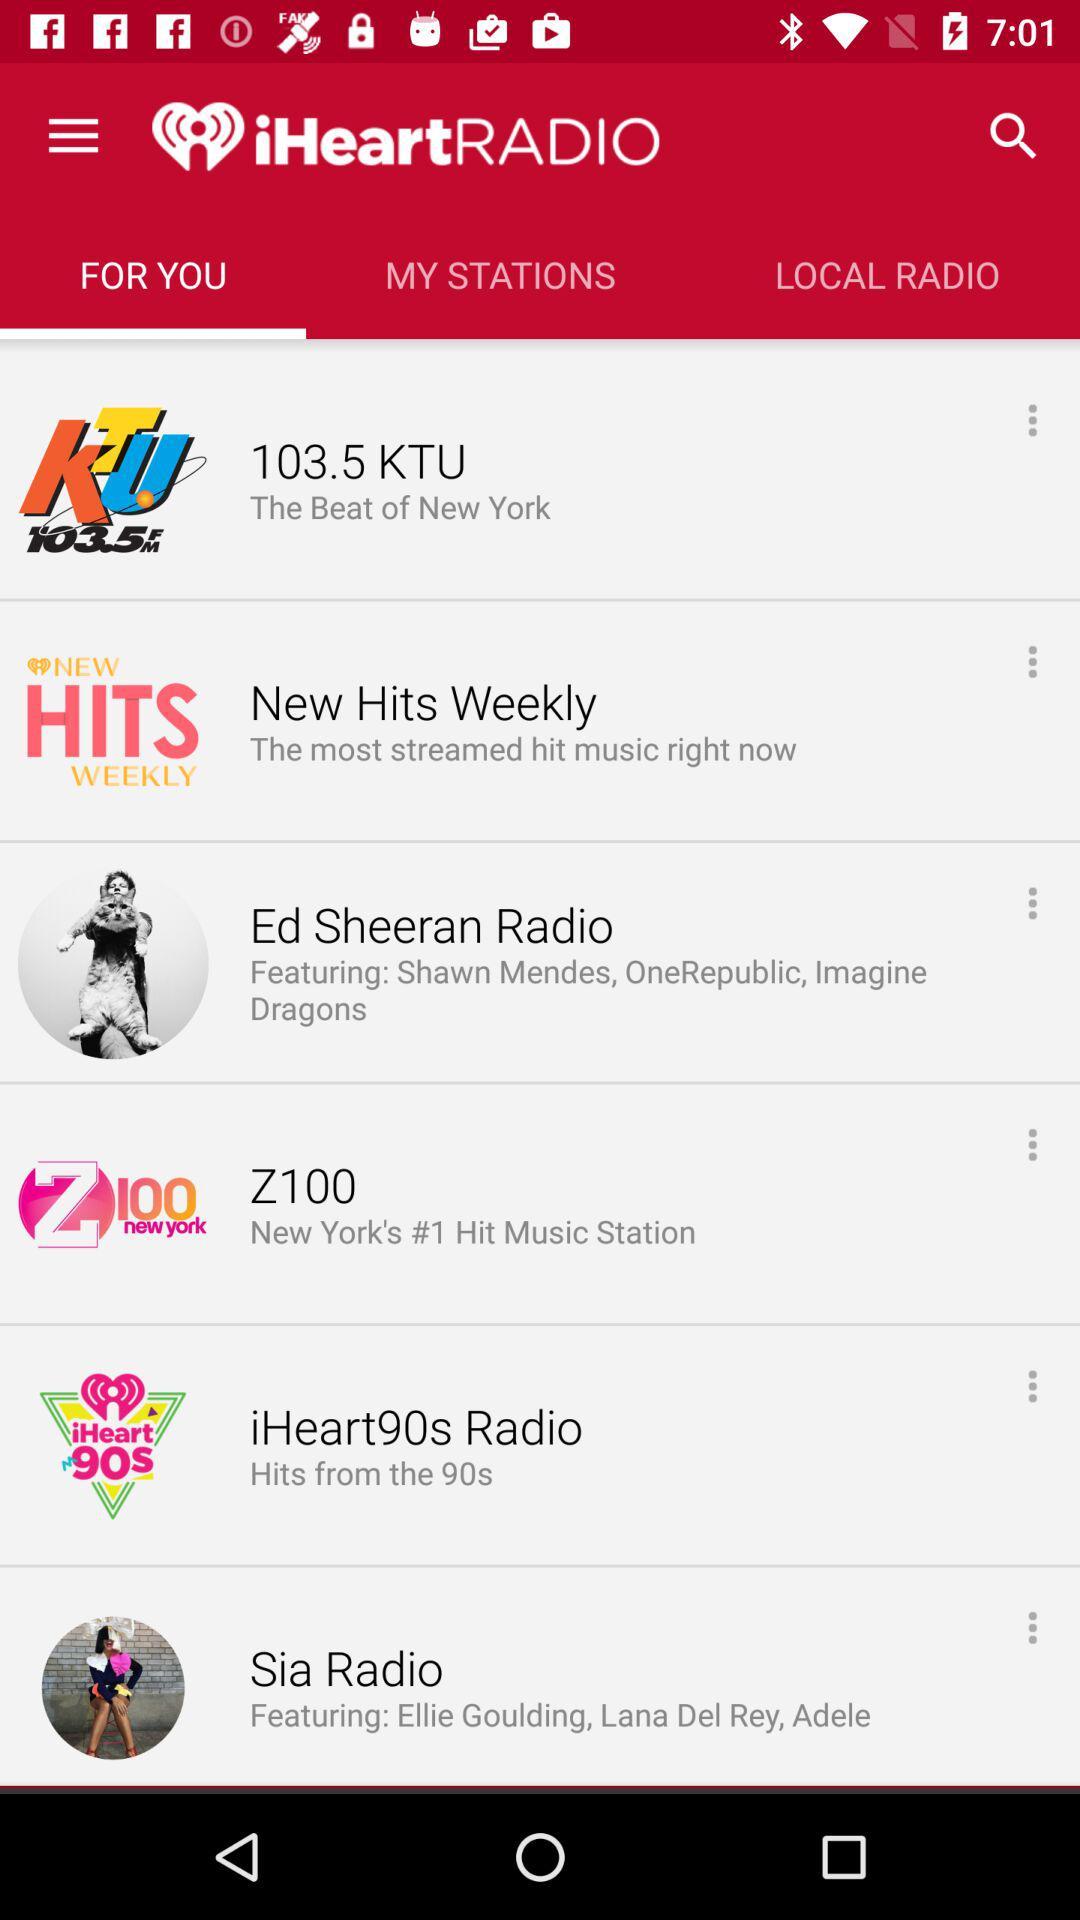  Describe the element at coordinates (886, 273) in the screenshot. I see `the icon next to the my stations icon` at that location.